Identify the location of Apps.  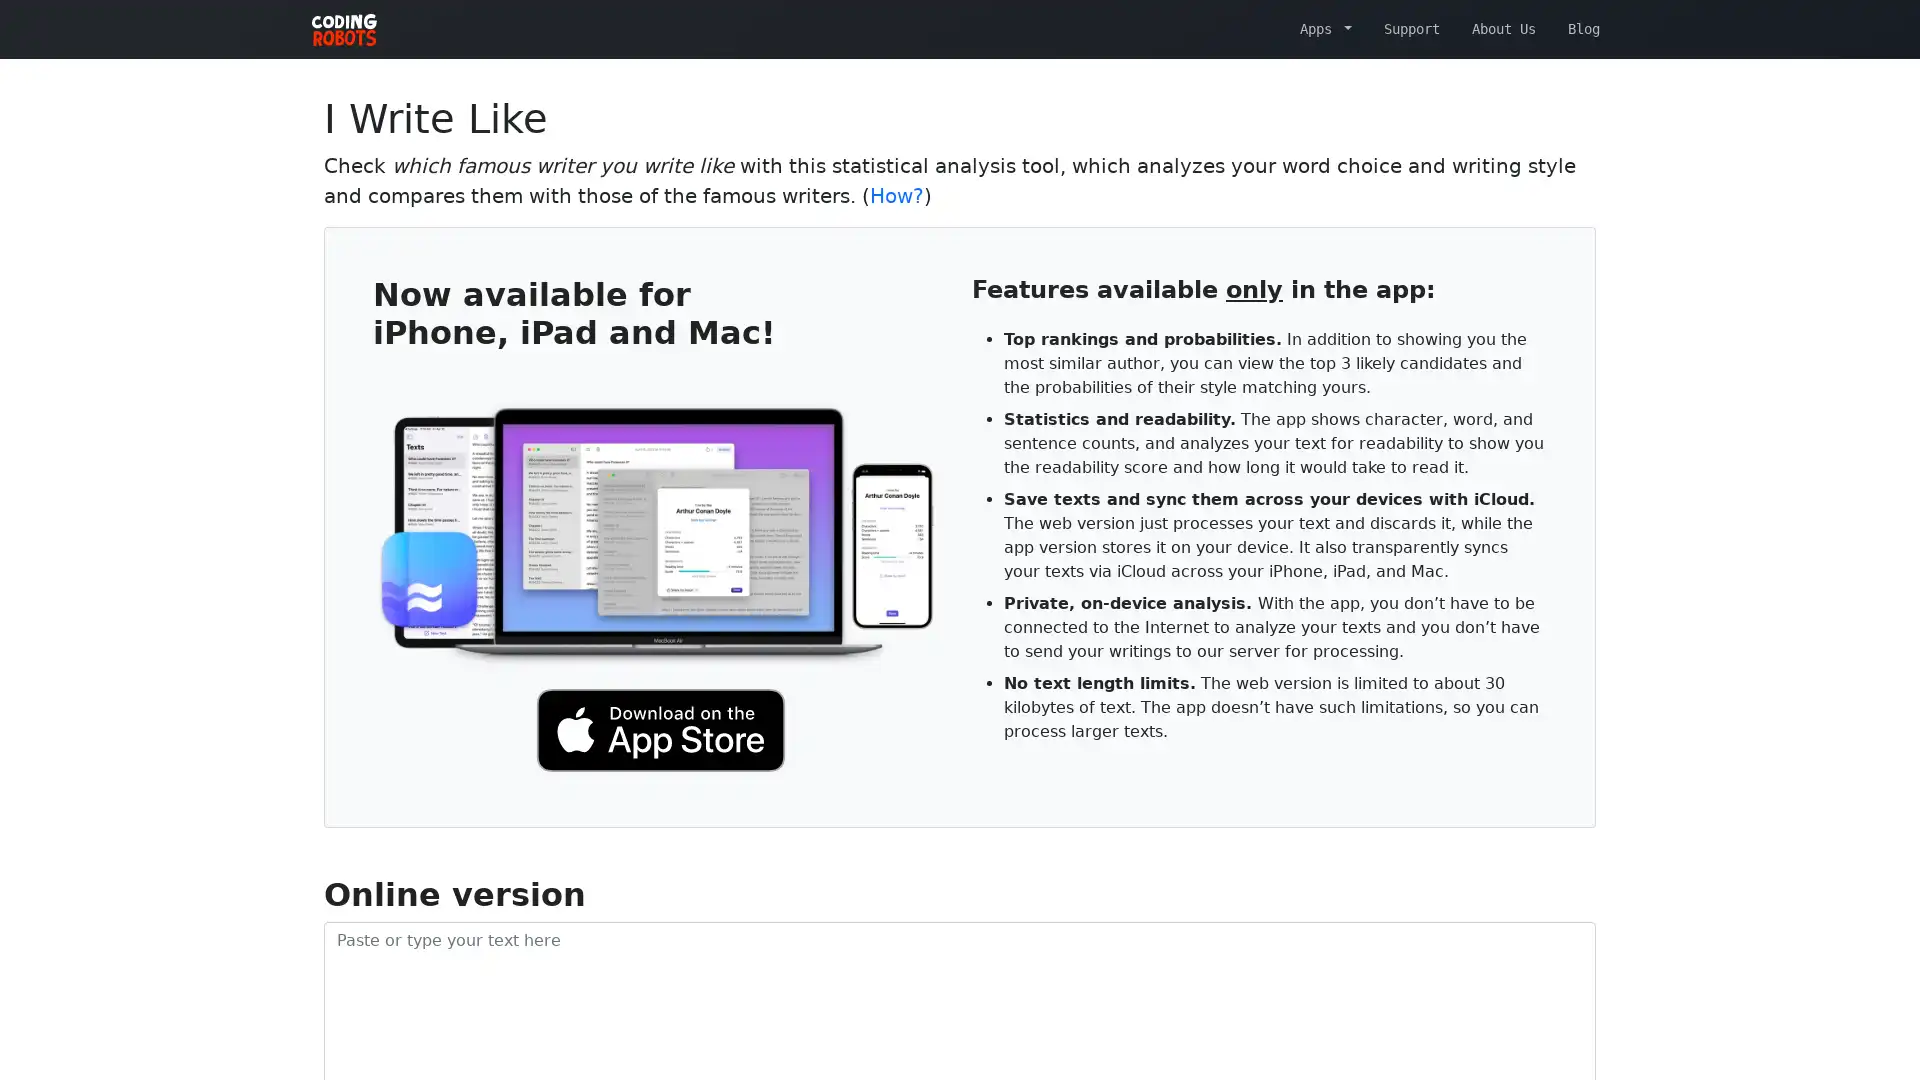
(1325, 28).